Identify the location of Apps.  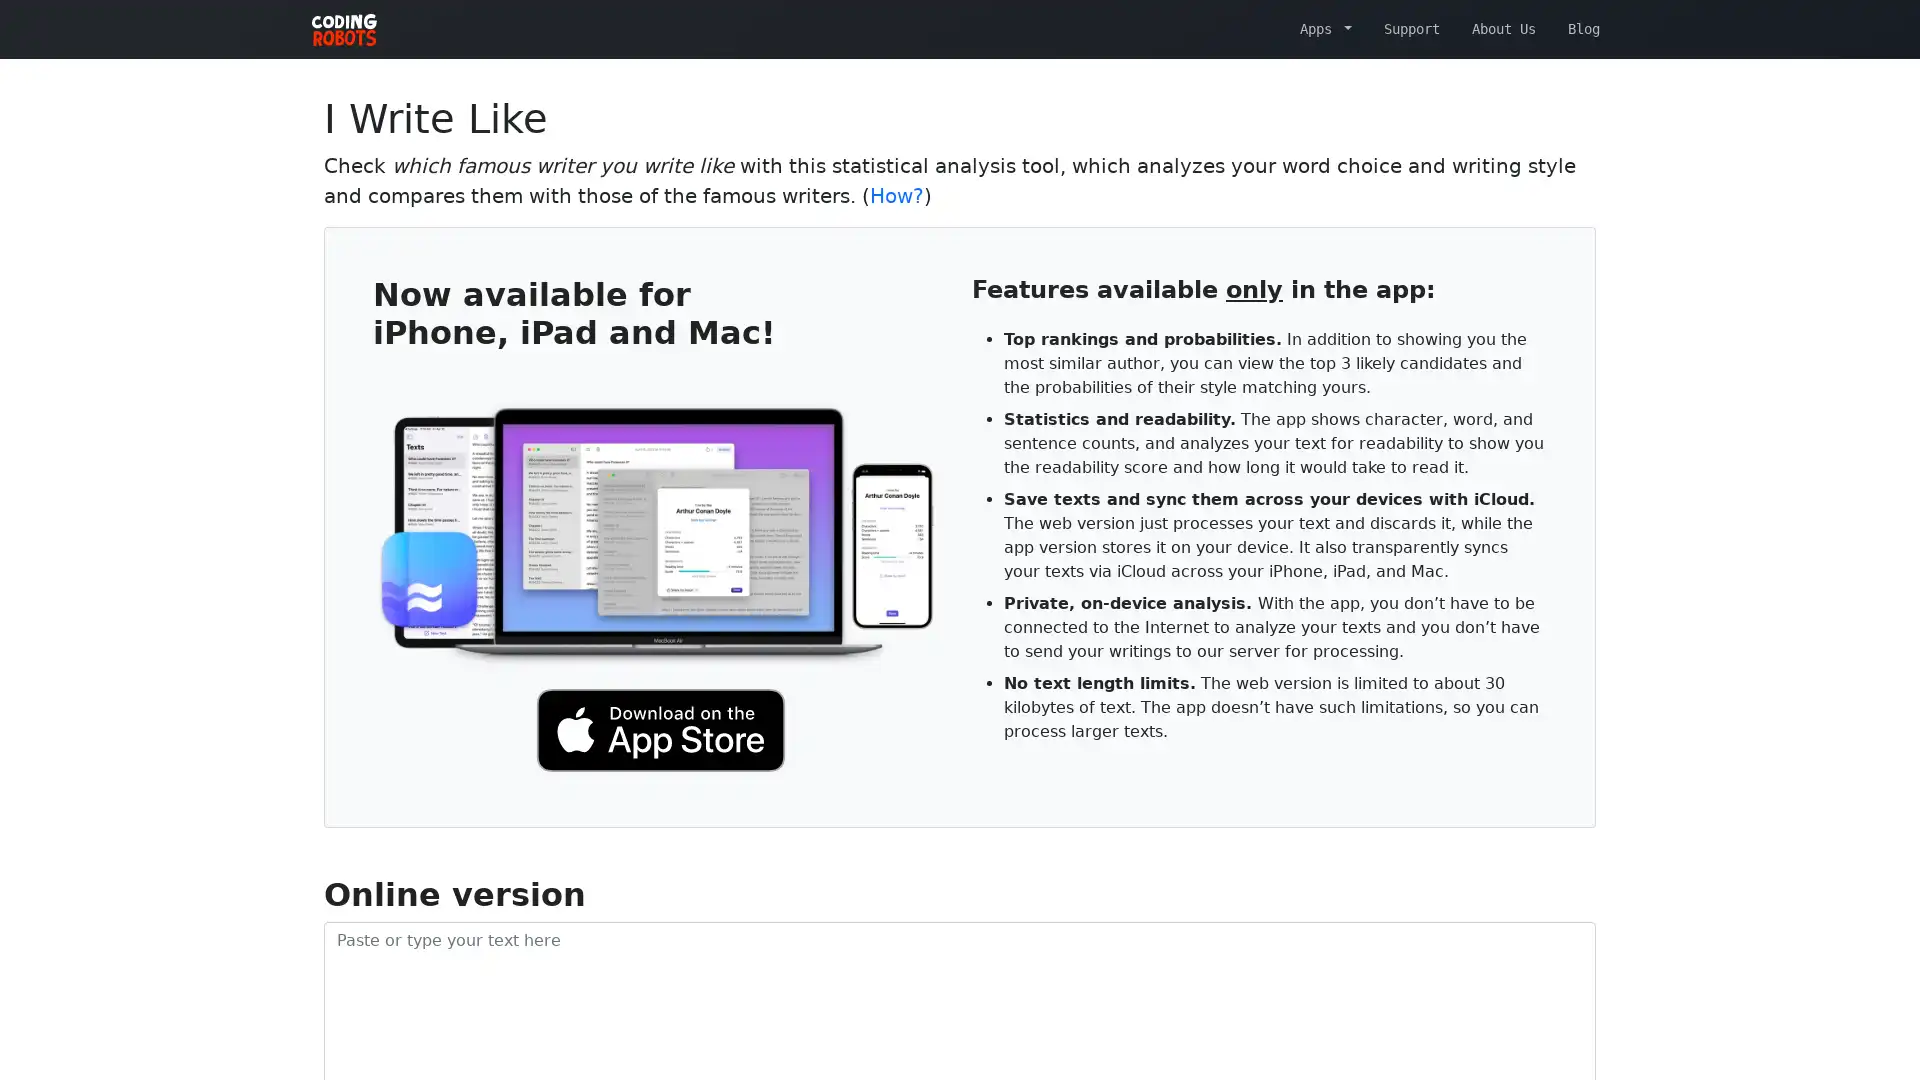
(1325, 28).